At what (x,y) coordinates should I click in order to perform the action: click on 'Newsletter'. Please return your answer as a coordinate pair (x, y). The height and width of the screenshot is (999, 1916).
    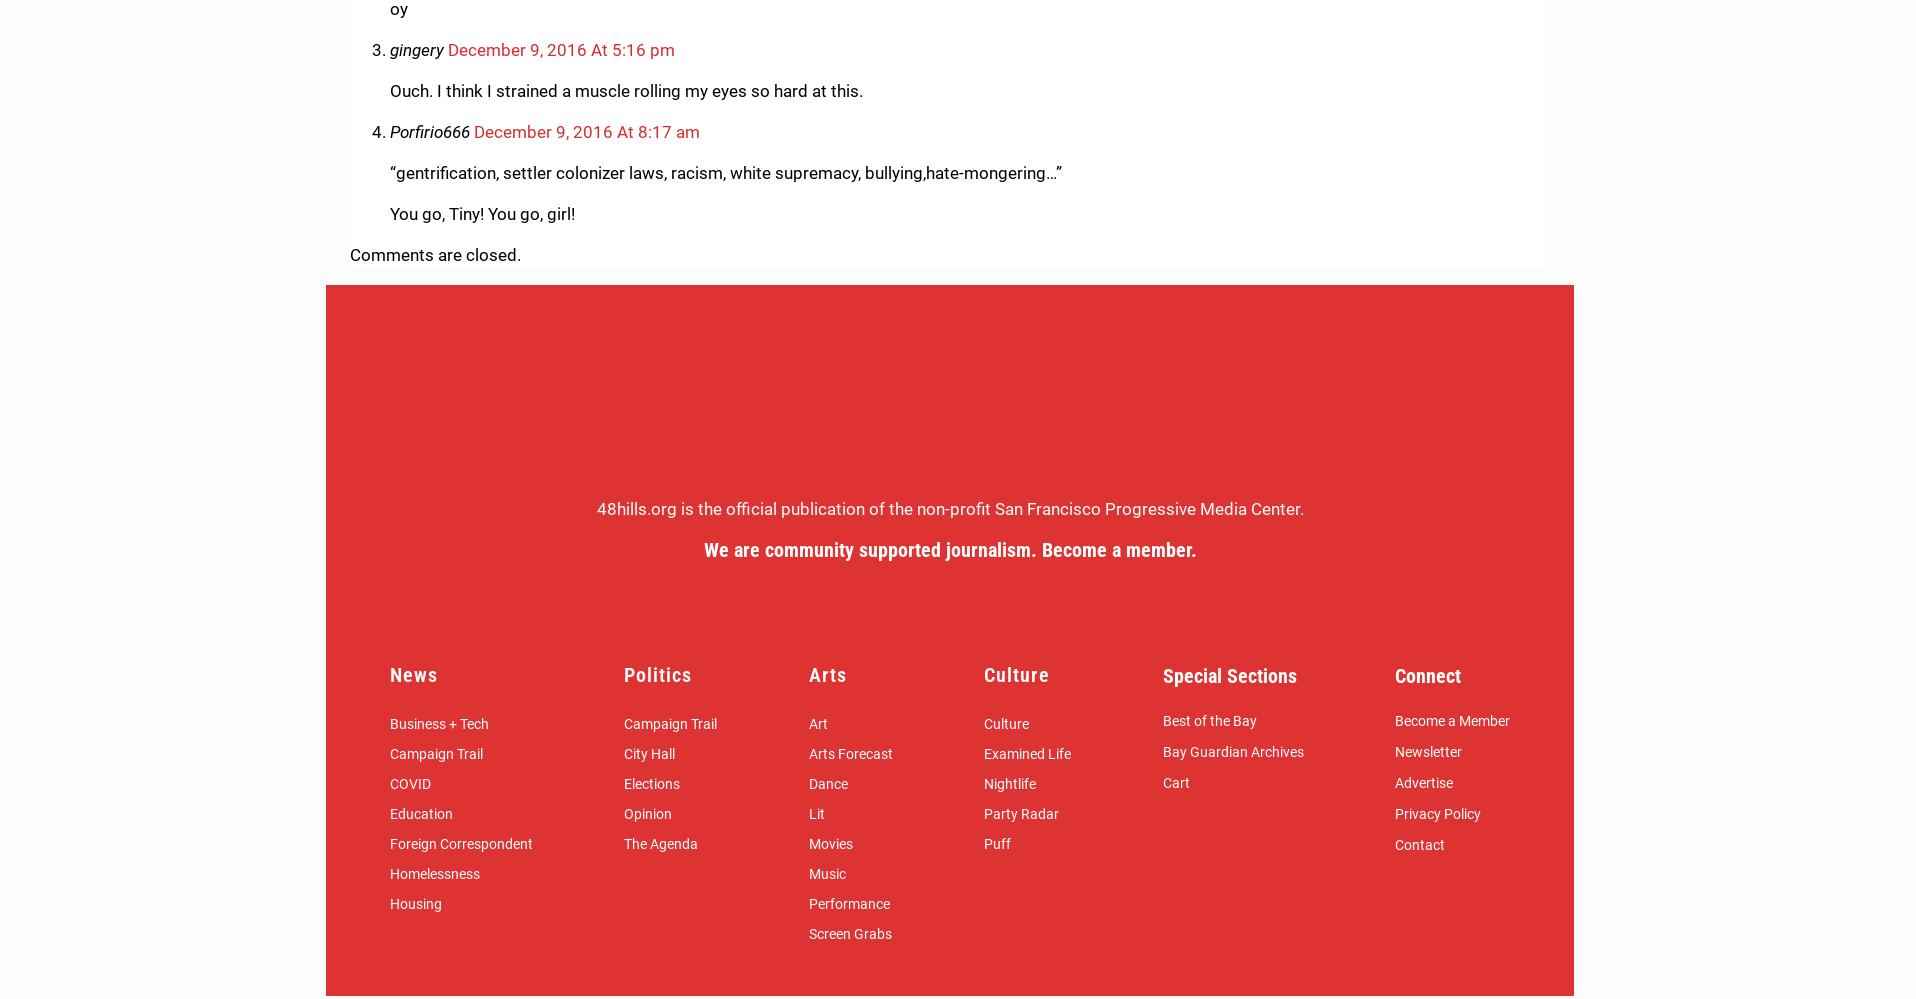
    Looking at the image, I should click on (1394, 751).